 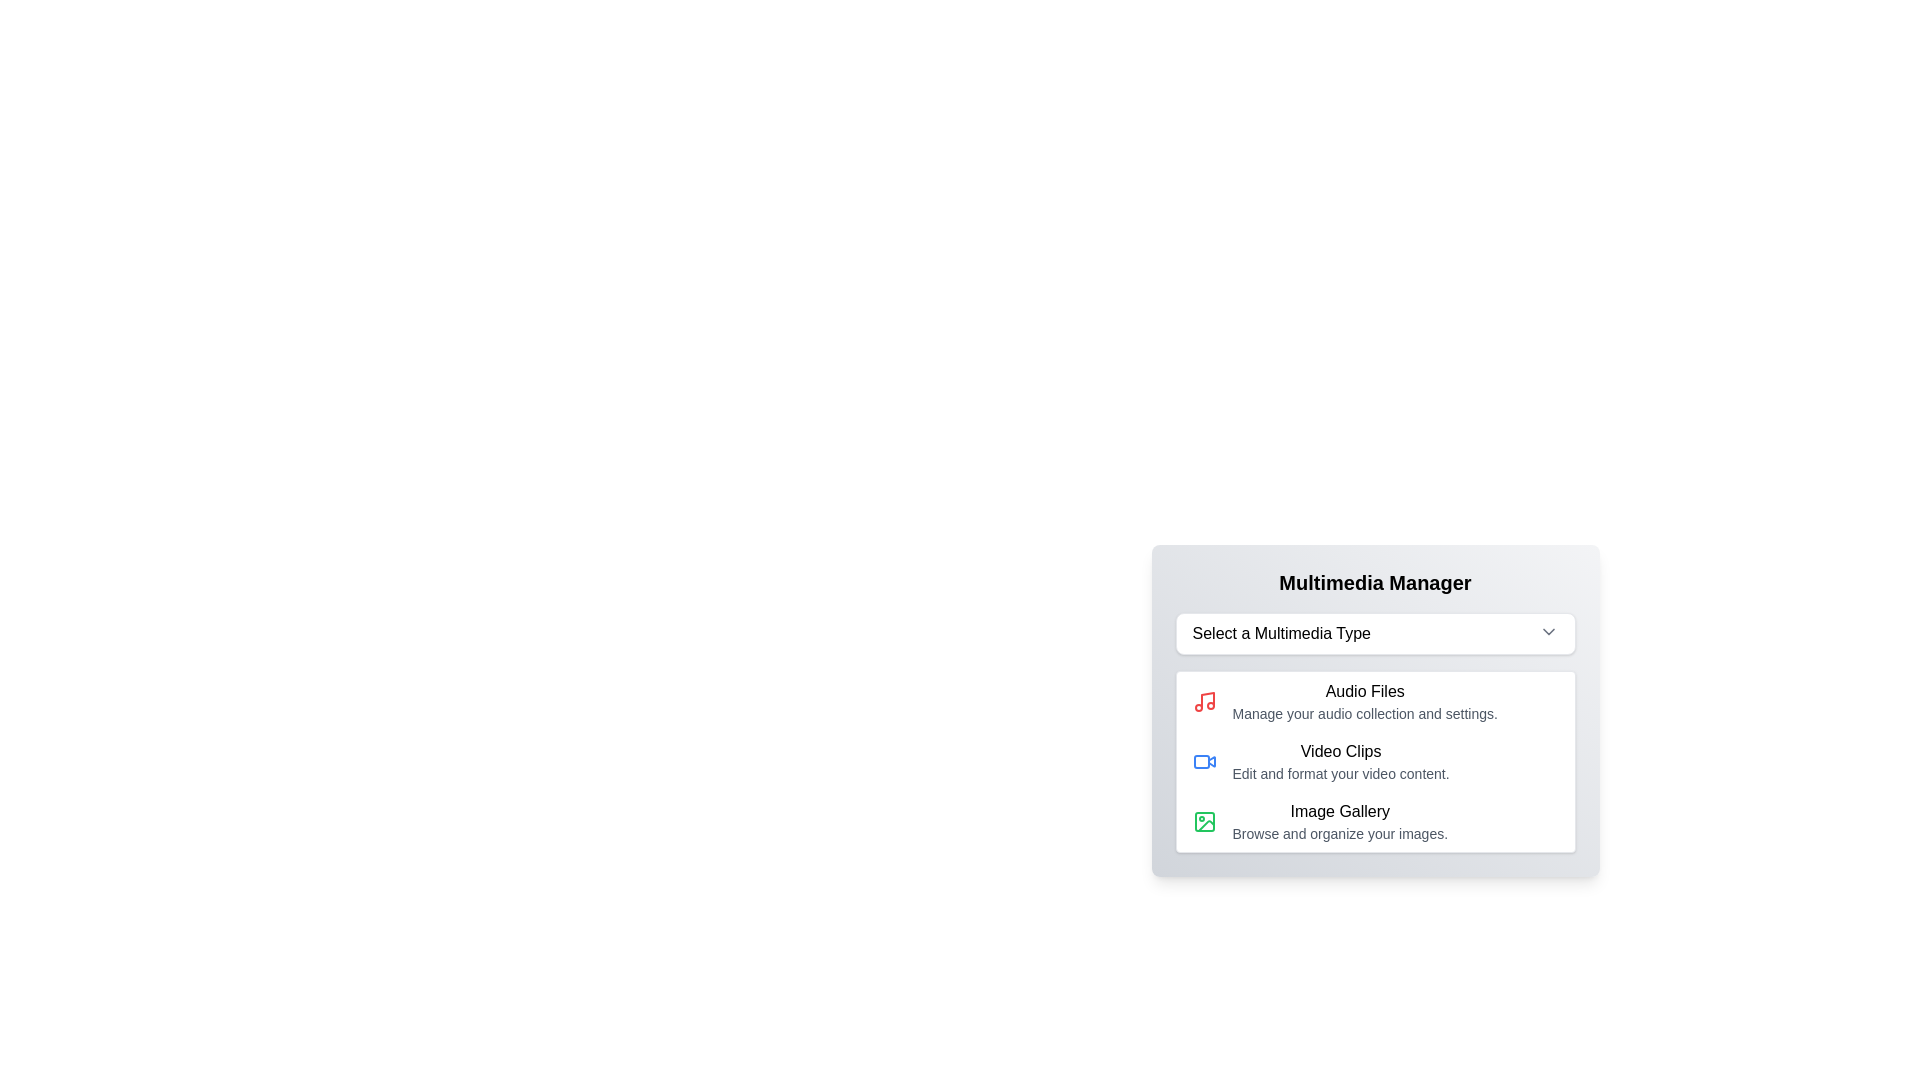 I want to click on the audio icon within the 'Audio Files' menu item in the 'Multimedia Manager' interface, which is the leftmost component of the menu item, so click(x=1203, y=701).